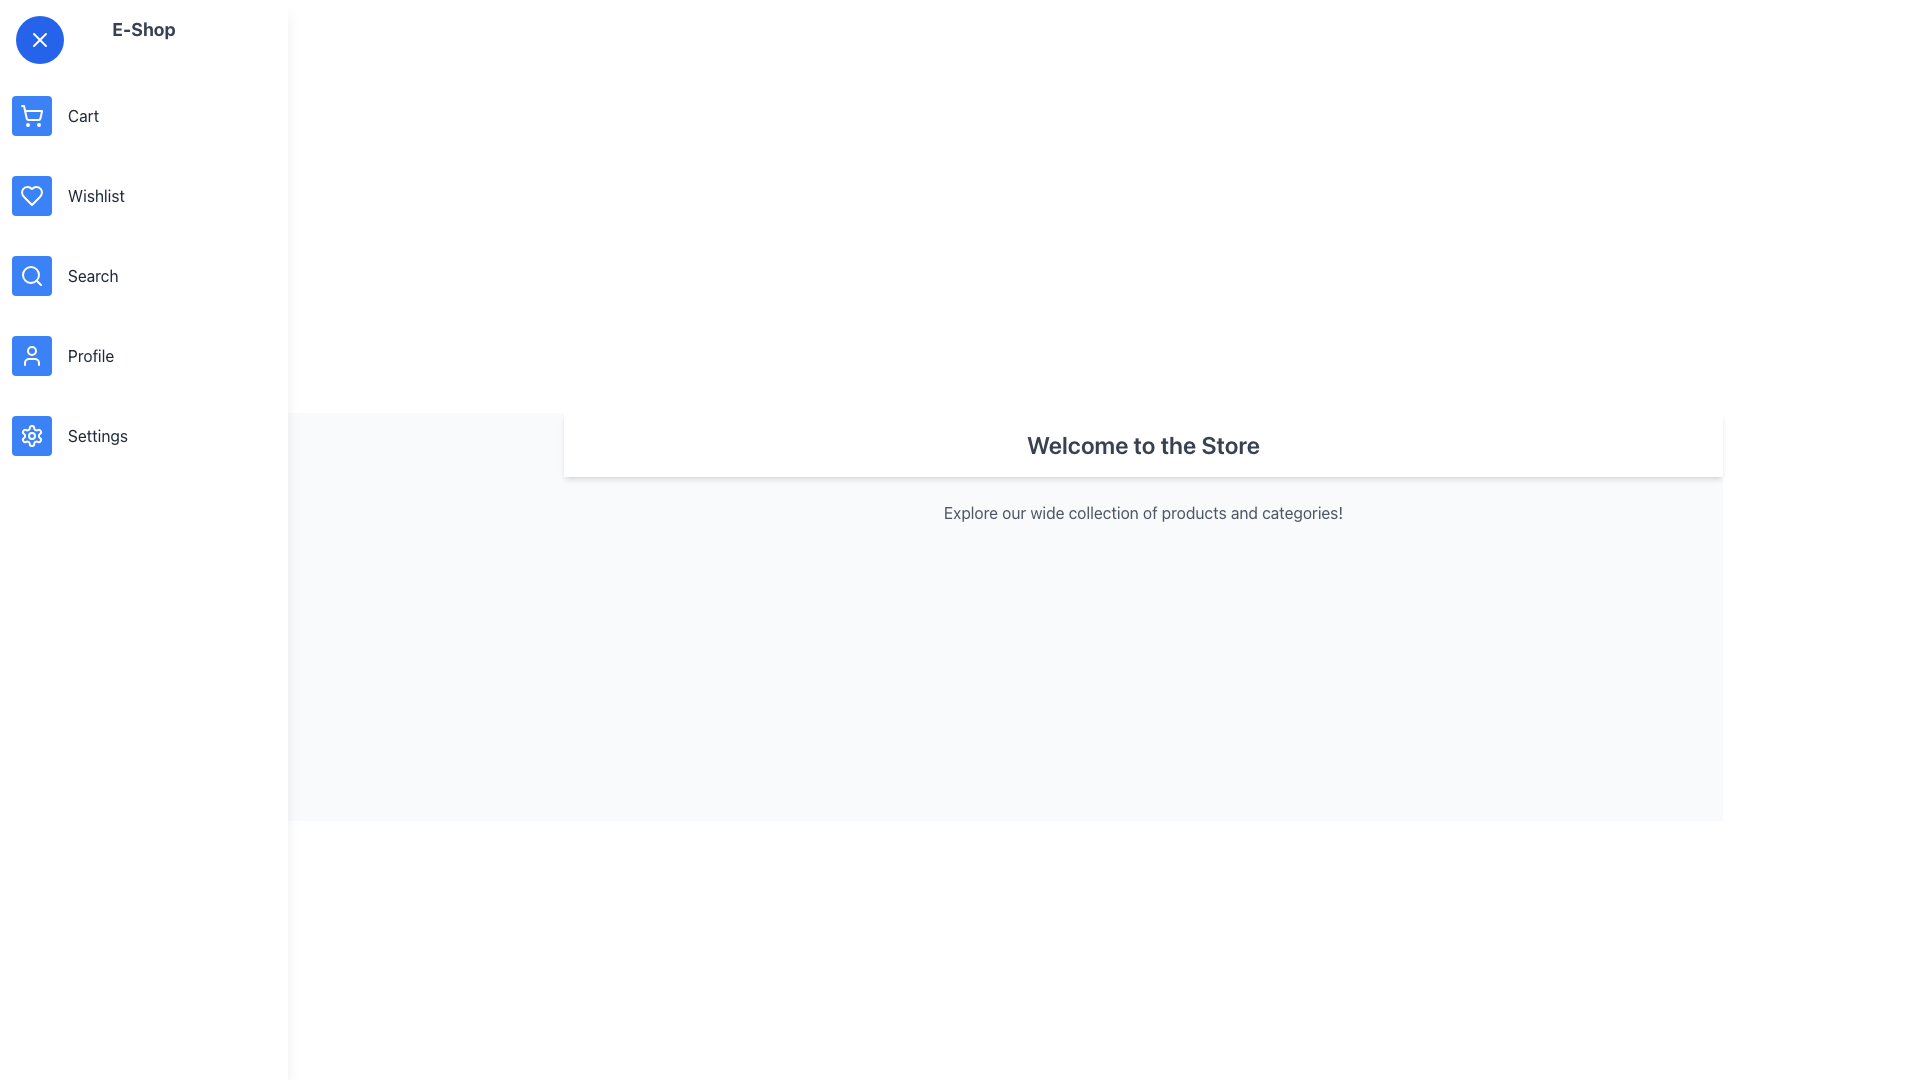 Image resolution: width=1920 pixels, height=1080 pixels. What do you see at coordinates (32, 434) in the screenshot?
I see `the gear icon located in the left-hand side vertical navigation menu, which is the fifth item associated with the 'Settings' label` at bounding box center [32, 434].